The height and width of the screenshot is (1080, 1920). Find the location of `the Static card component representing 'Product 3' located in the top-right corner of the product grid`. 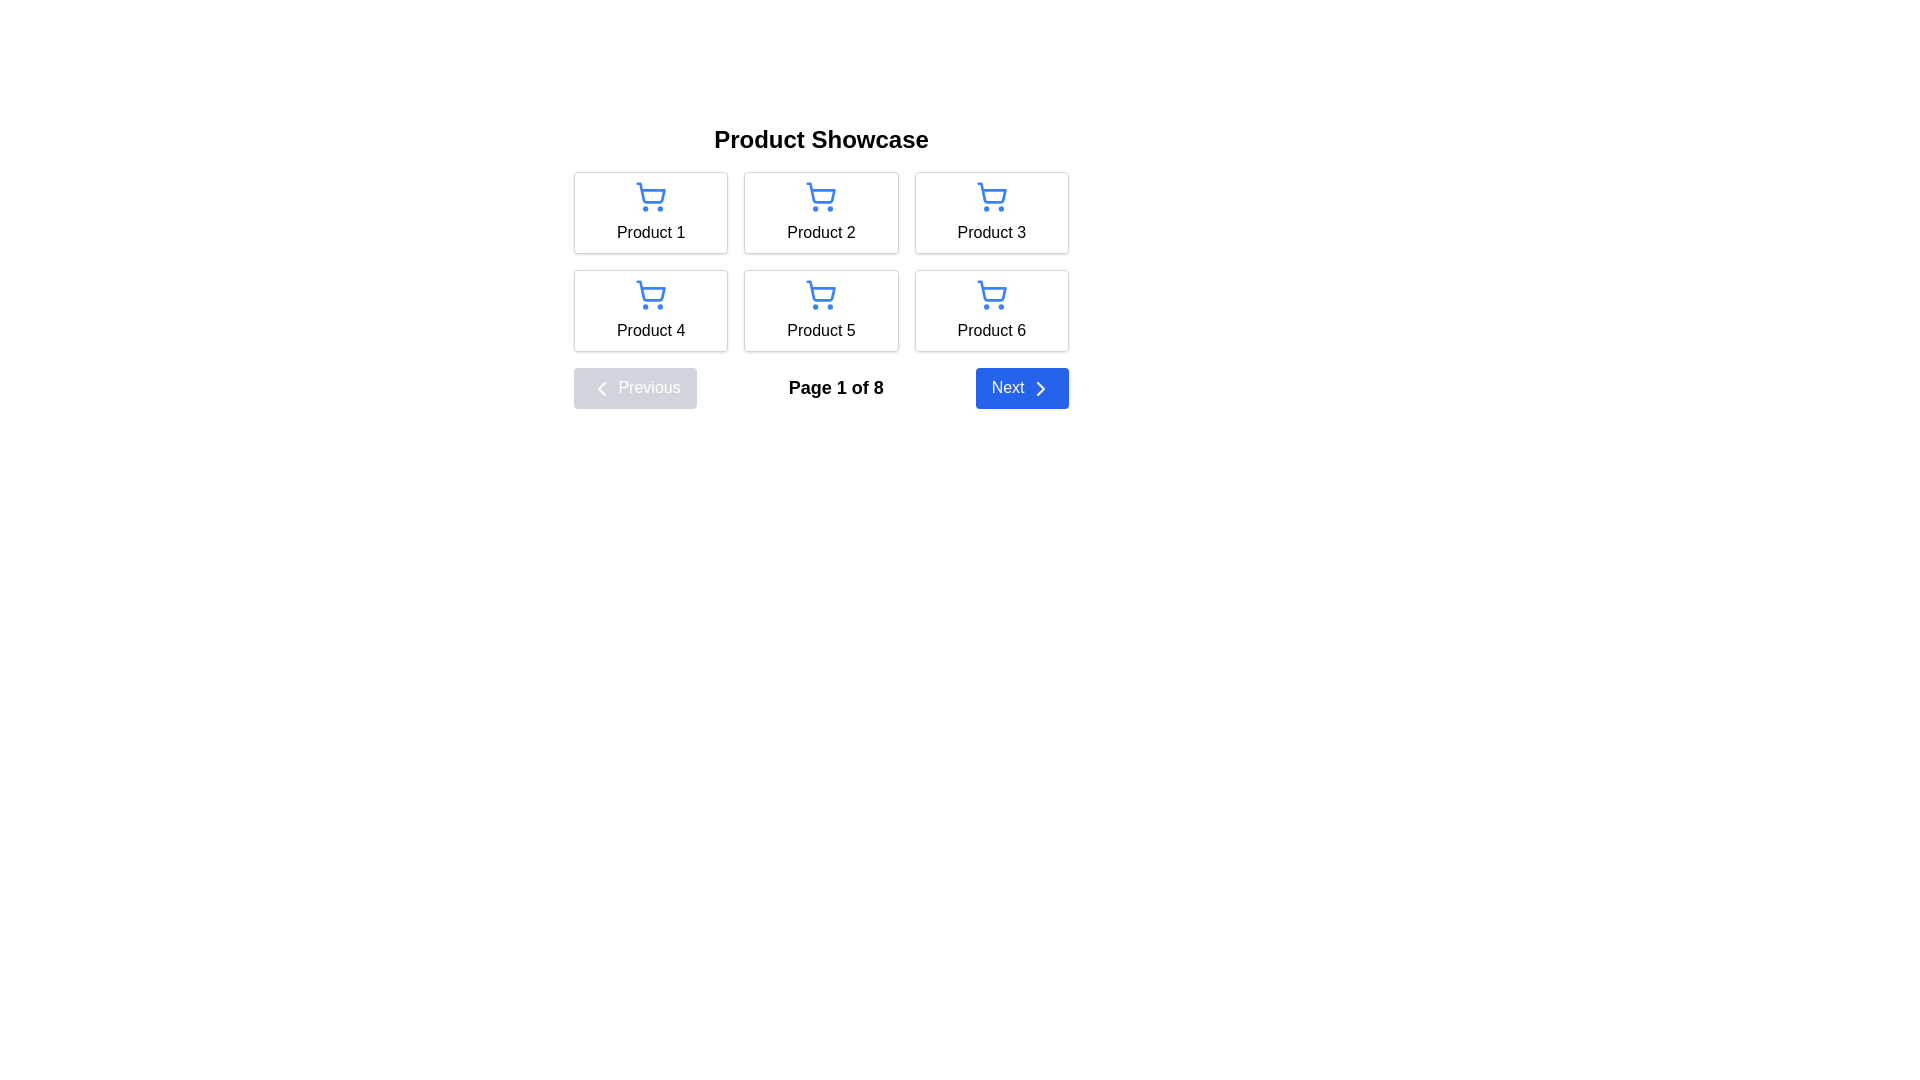

the Static card component representing 'Product 3' located in the top-right corner of the product grid is located at coordinates (991, 212).